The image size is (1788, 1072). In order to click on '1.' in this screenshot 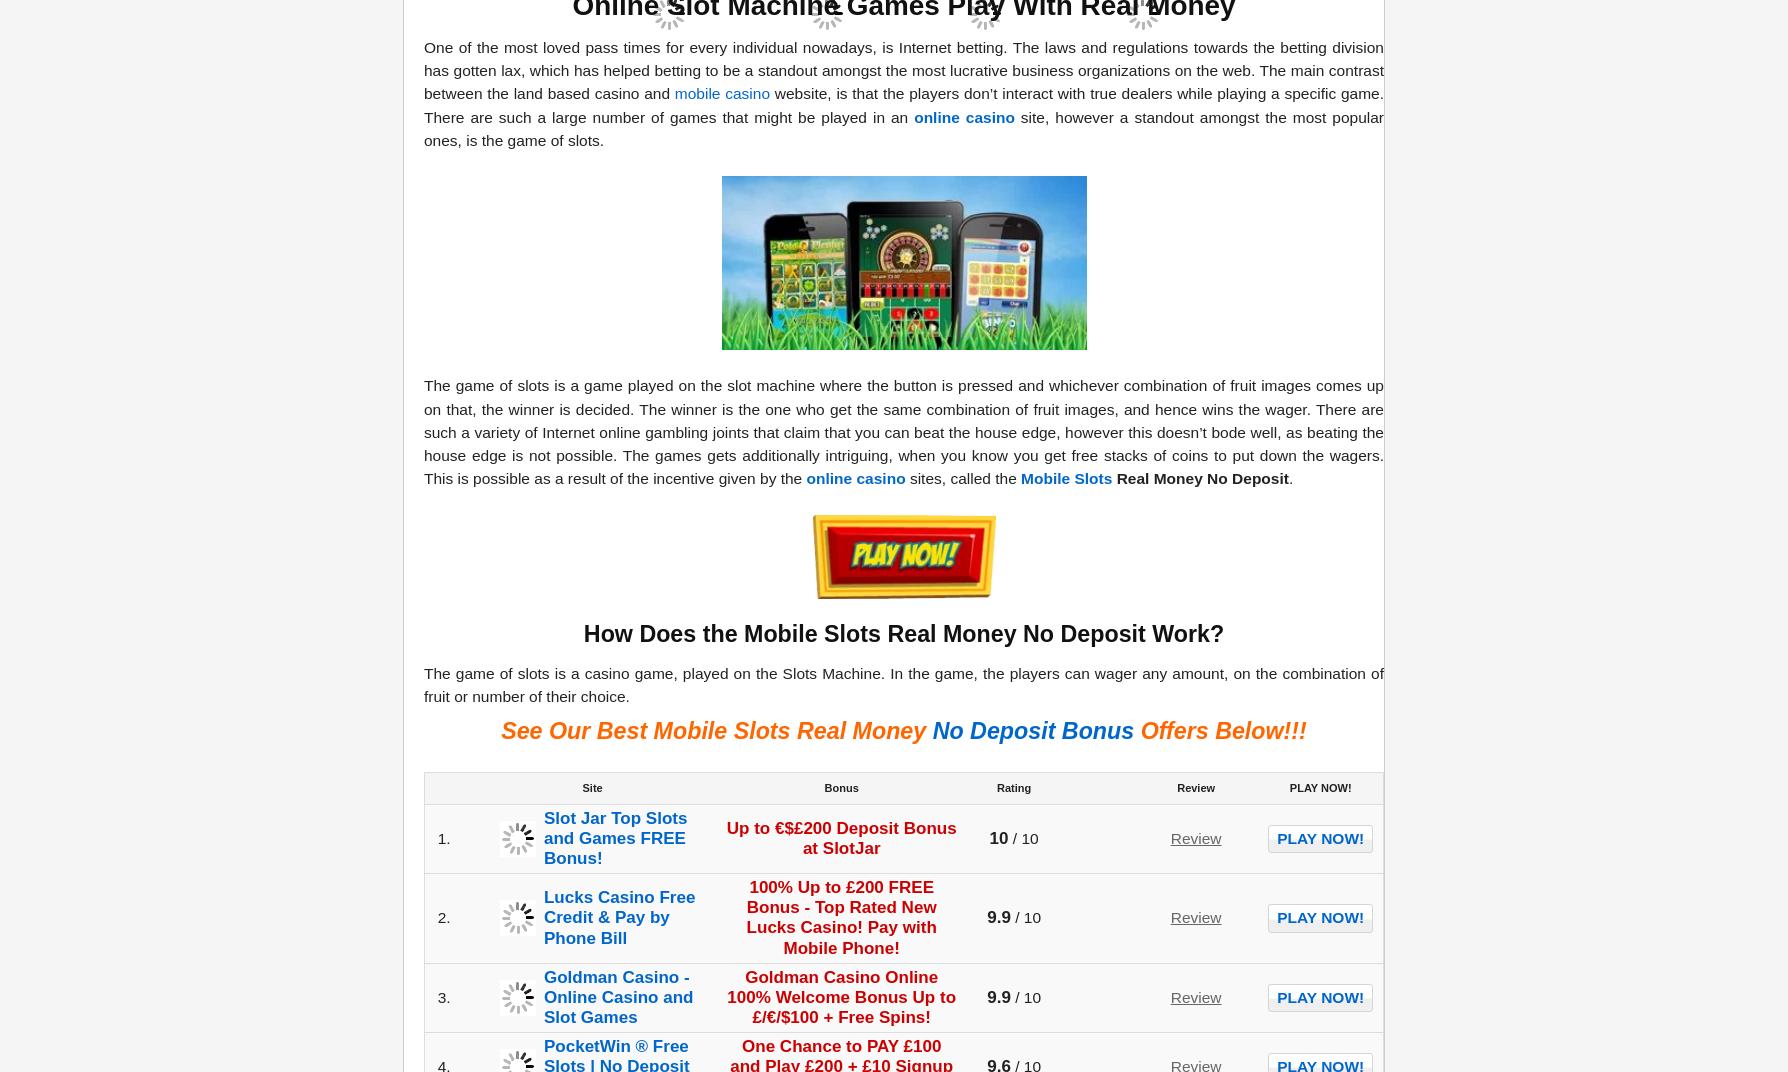, I will do `click(442, 836)`.